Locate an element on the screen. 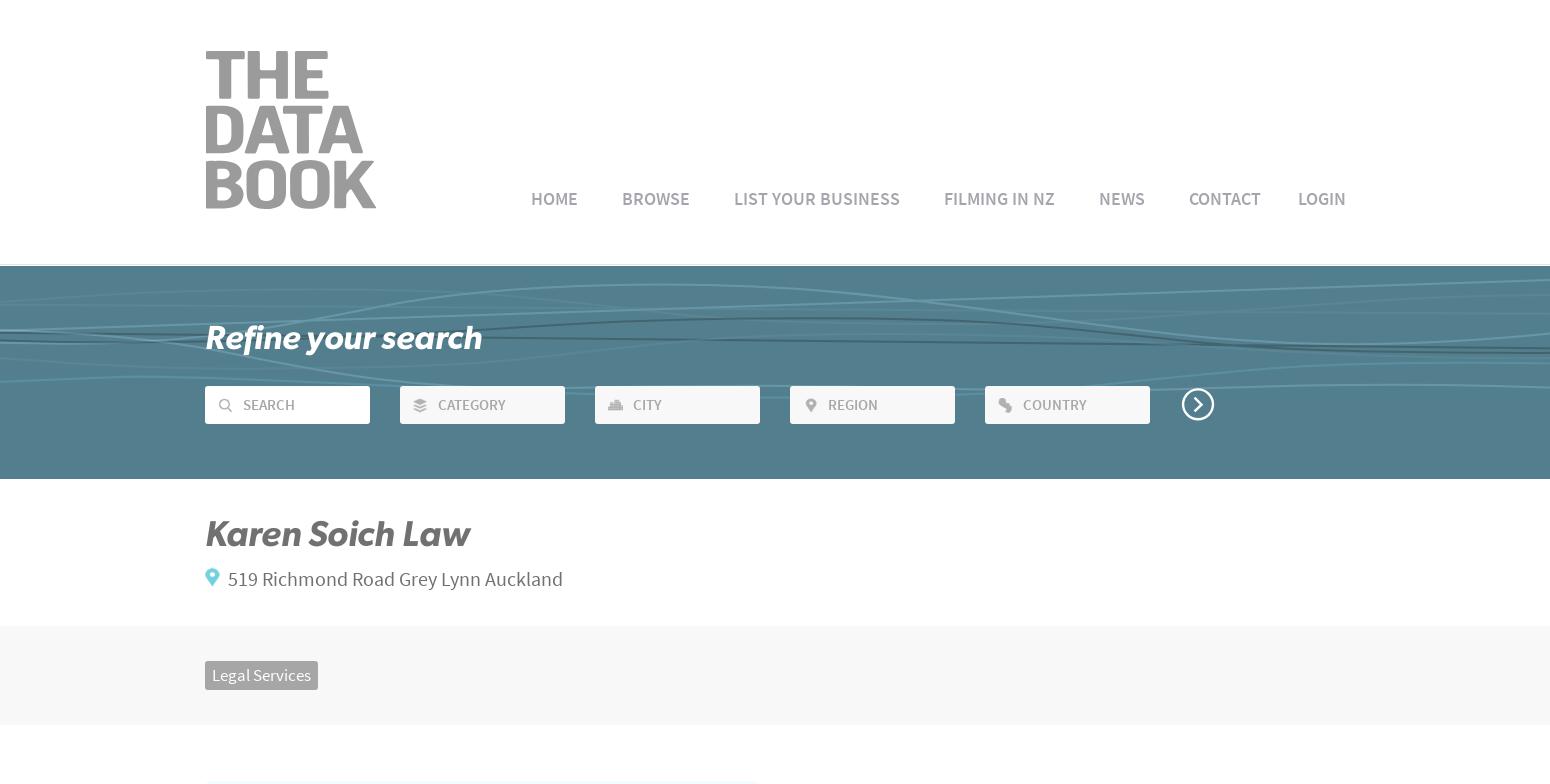 This screenshot has height=784, width=1550. 'Filming in NZ' is located at coordinates (998, 197).